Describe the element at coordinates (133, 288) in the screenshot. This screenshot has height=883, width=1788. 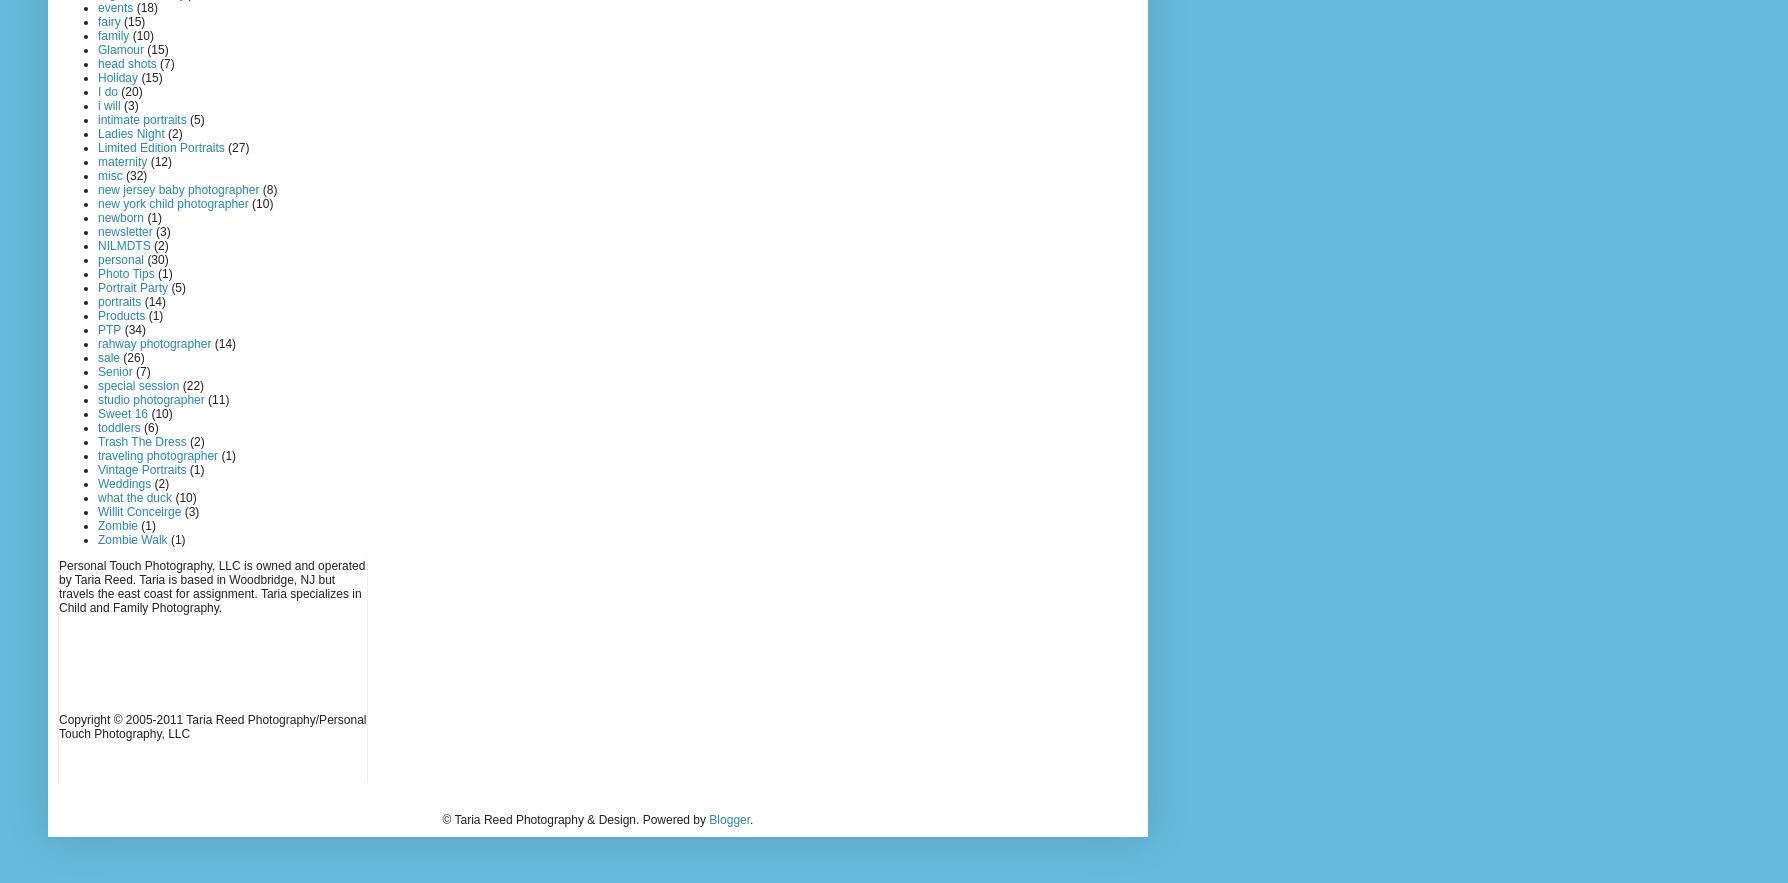
I see `'Portrait Party'` at that location.